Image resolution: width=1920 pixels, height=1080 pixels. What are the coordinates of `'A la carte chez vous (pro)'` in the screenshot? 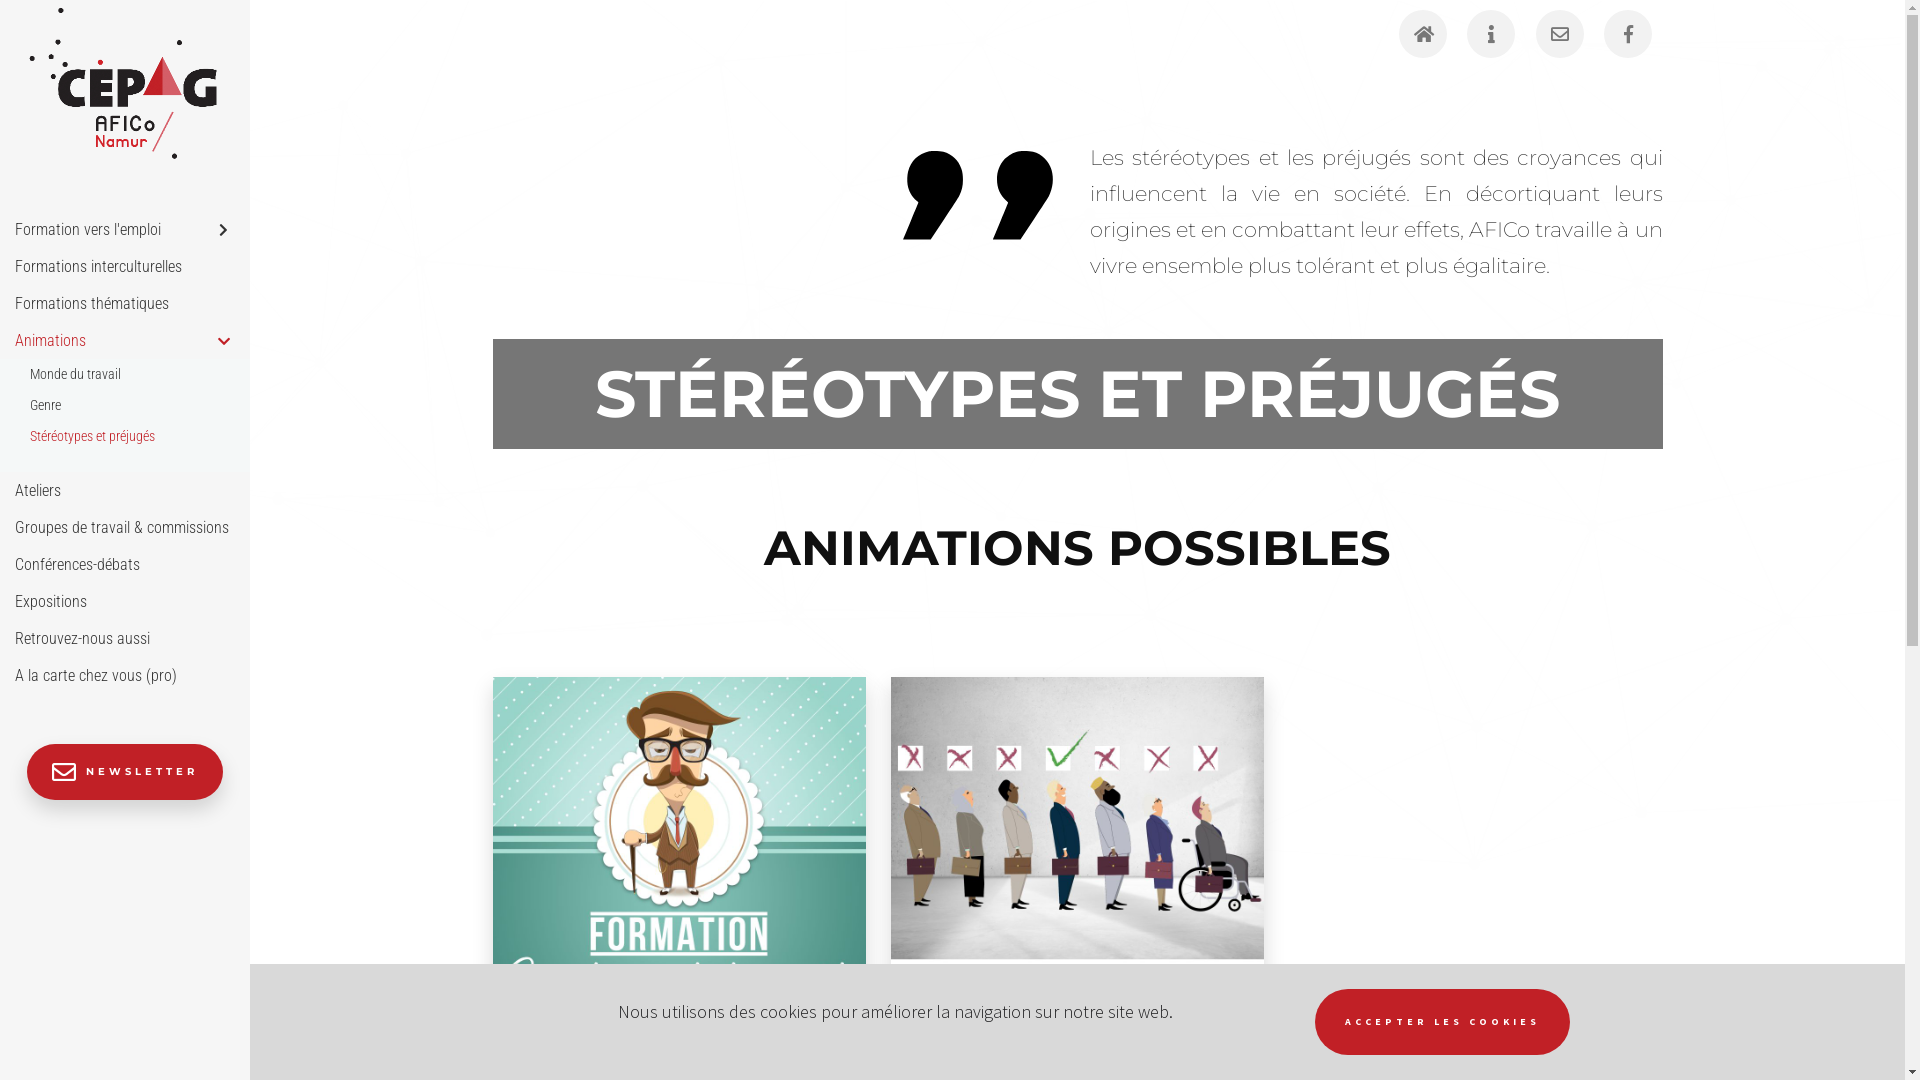 It's located at (123, 674).